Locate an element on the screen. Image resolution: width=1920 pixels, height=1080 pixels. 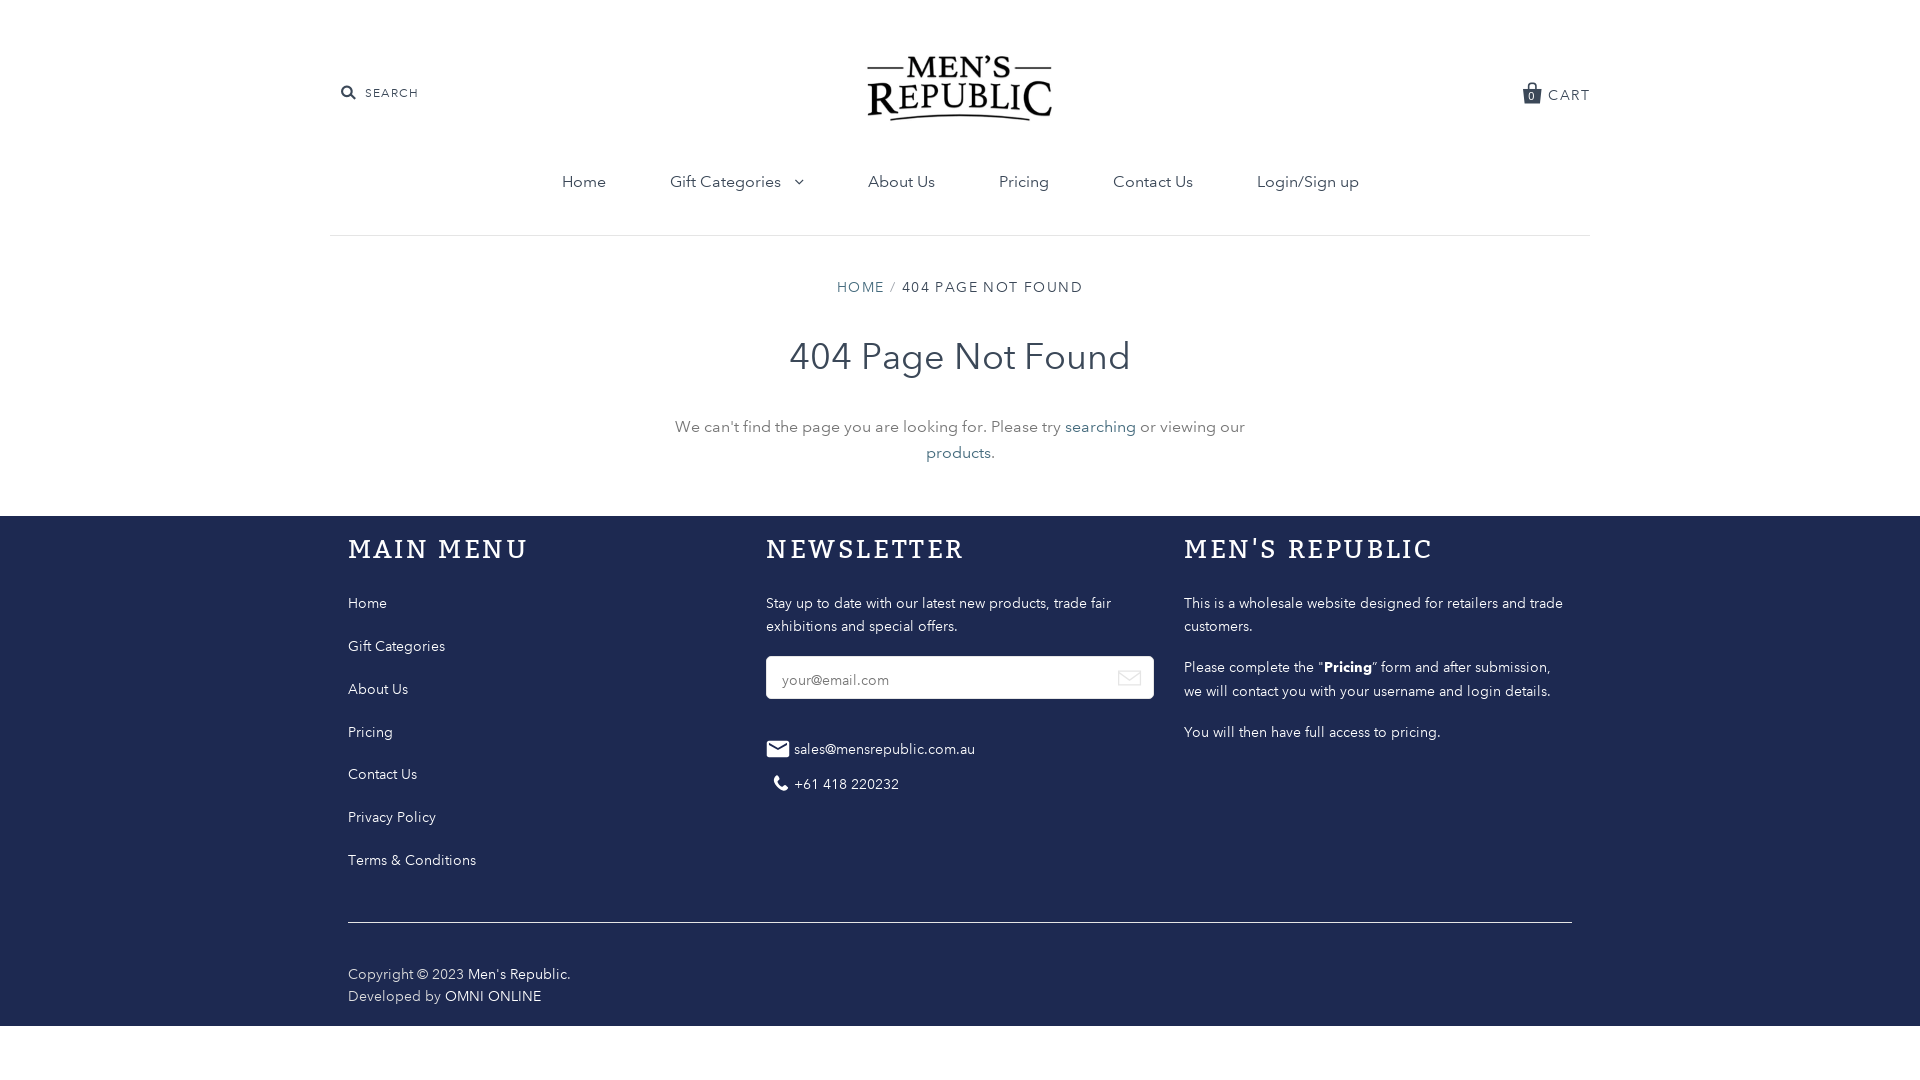
'Gift Categories' is located at coordinates (396, 645).